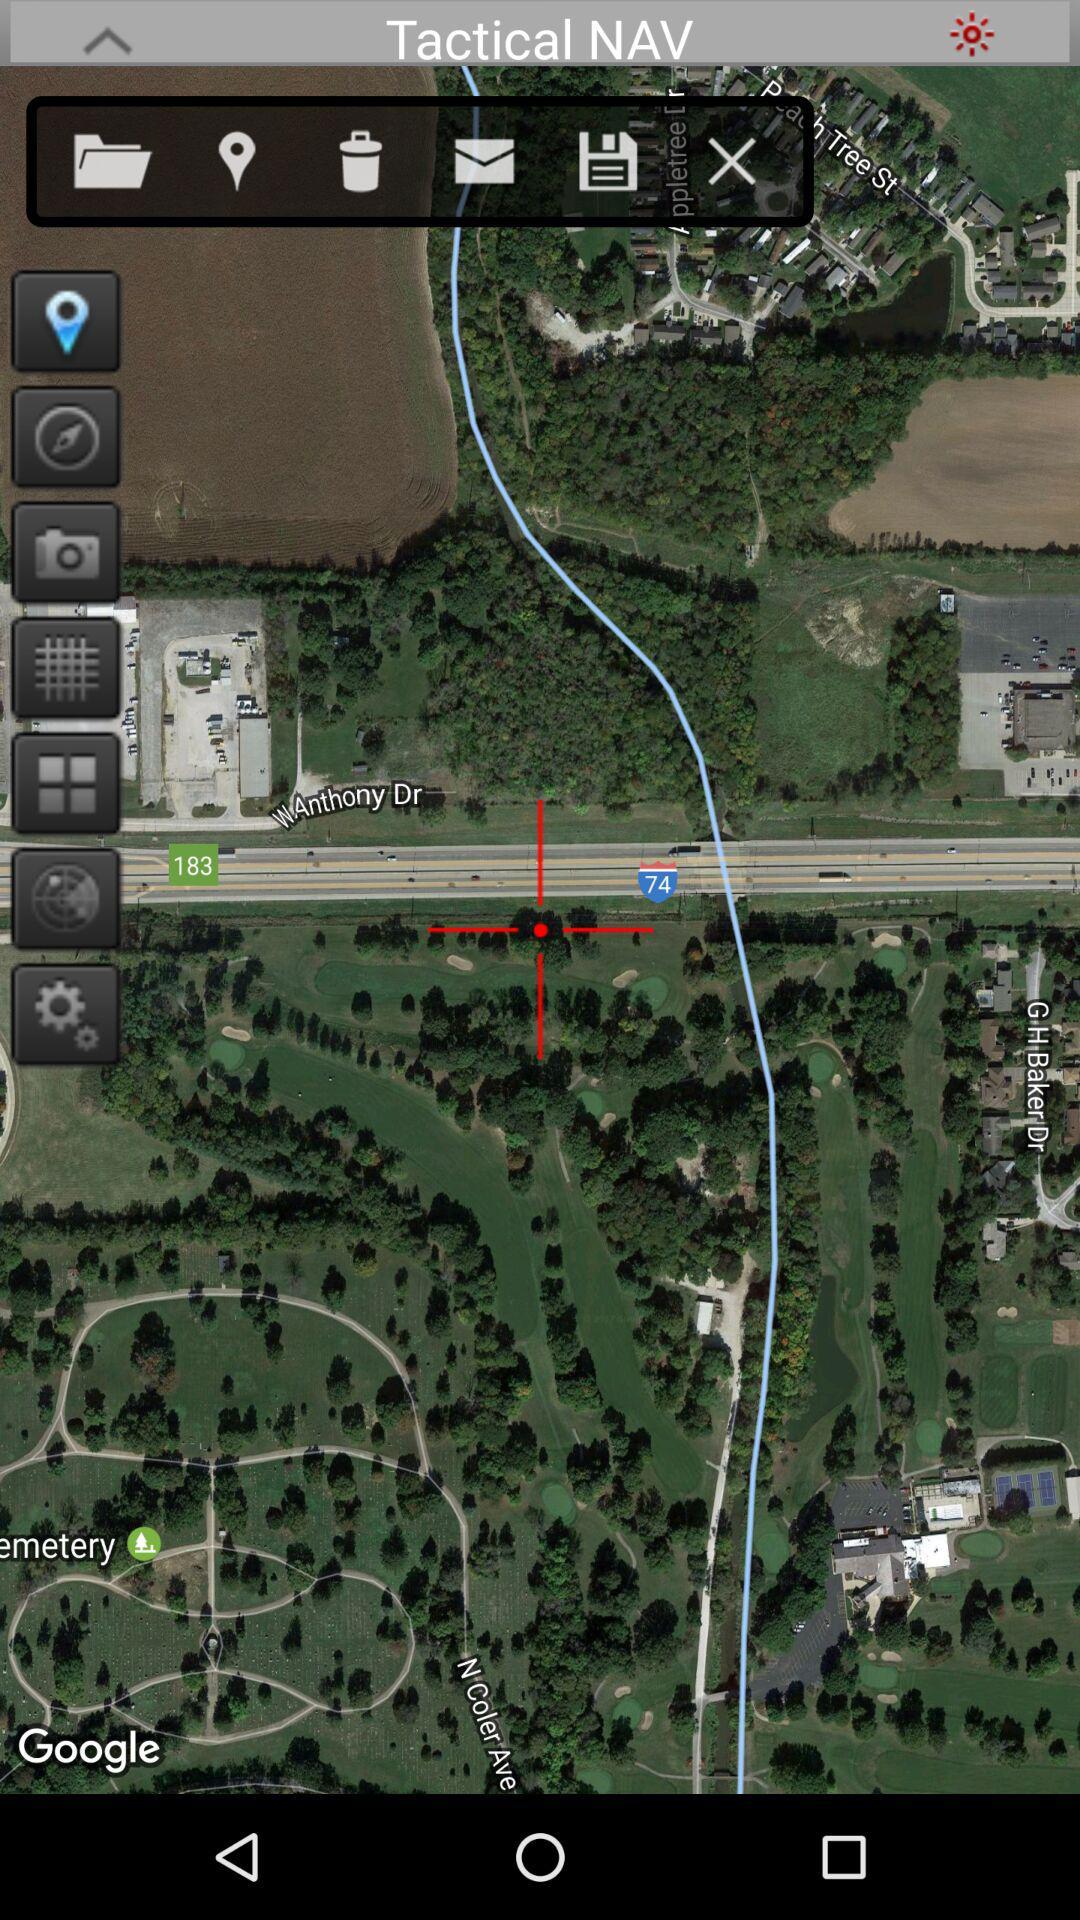 The image size is (1080, 1920). Describe the element at coordinates (58, 1013) in the screenshot. I see `settings/options` at that location.